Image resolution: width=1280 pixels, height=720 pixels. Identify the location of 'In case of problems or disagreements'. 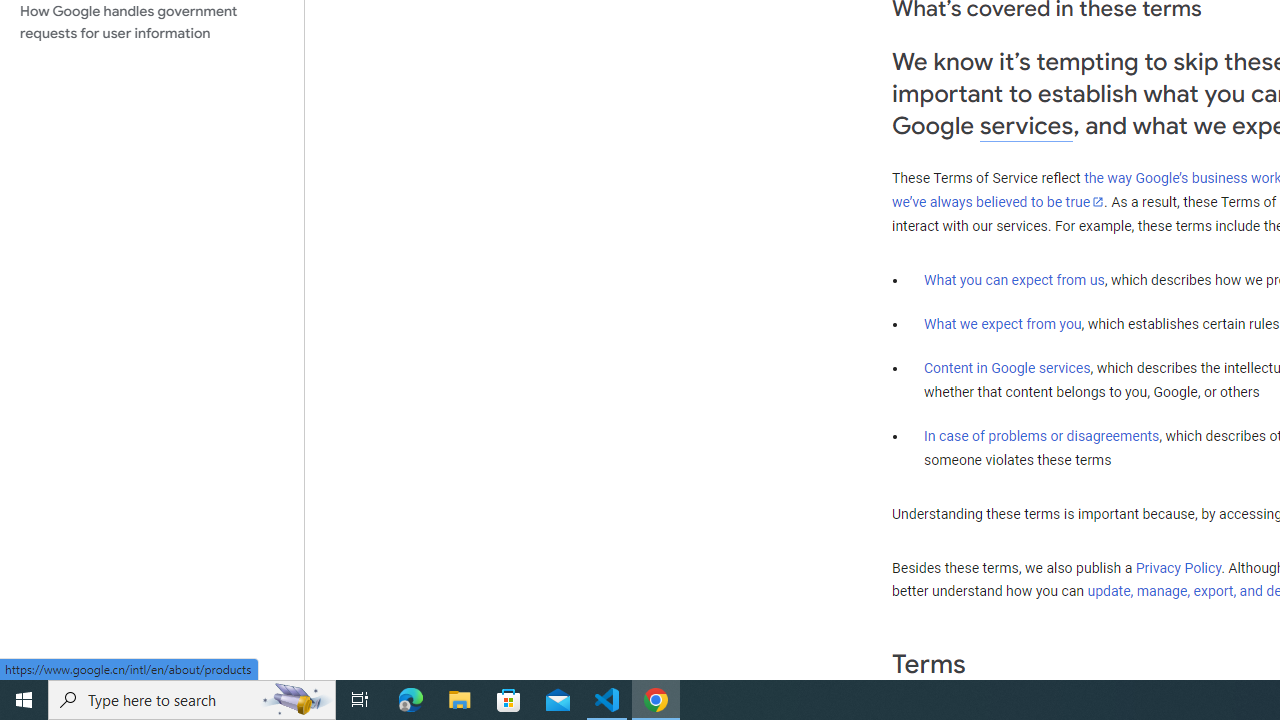
(1040, 434).